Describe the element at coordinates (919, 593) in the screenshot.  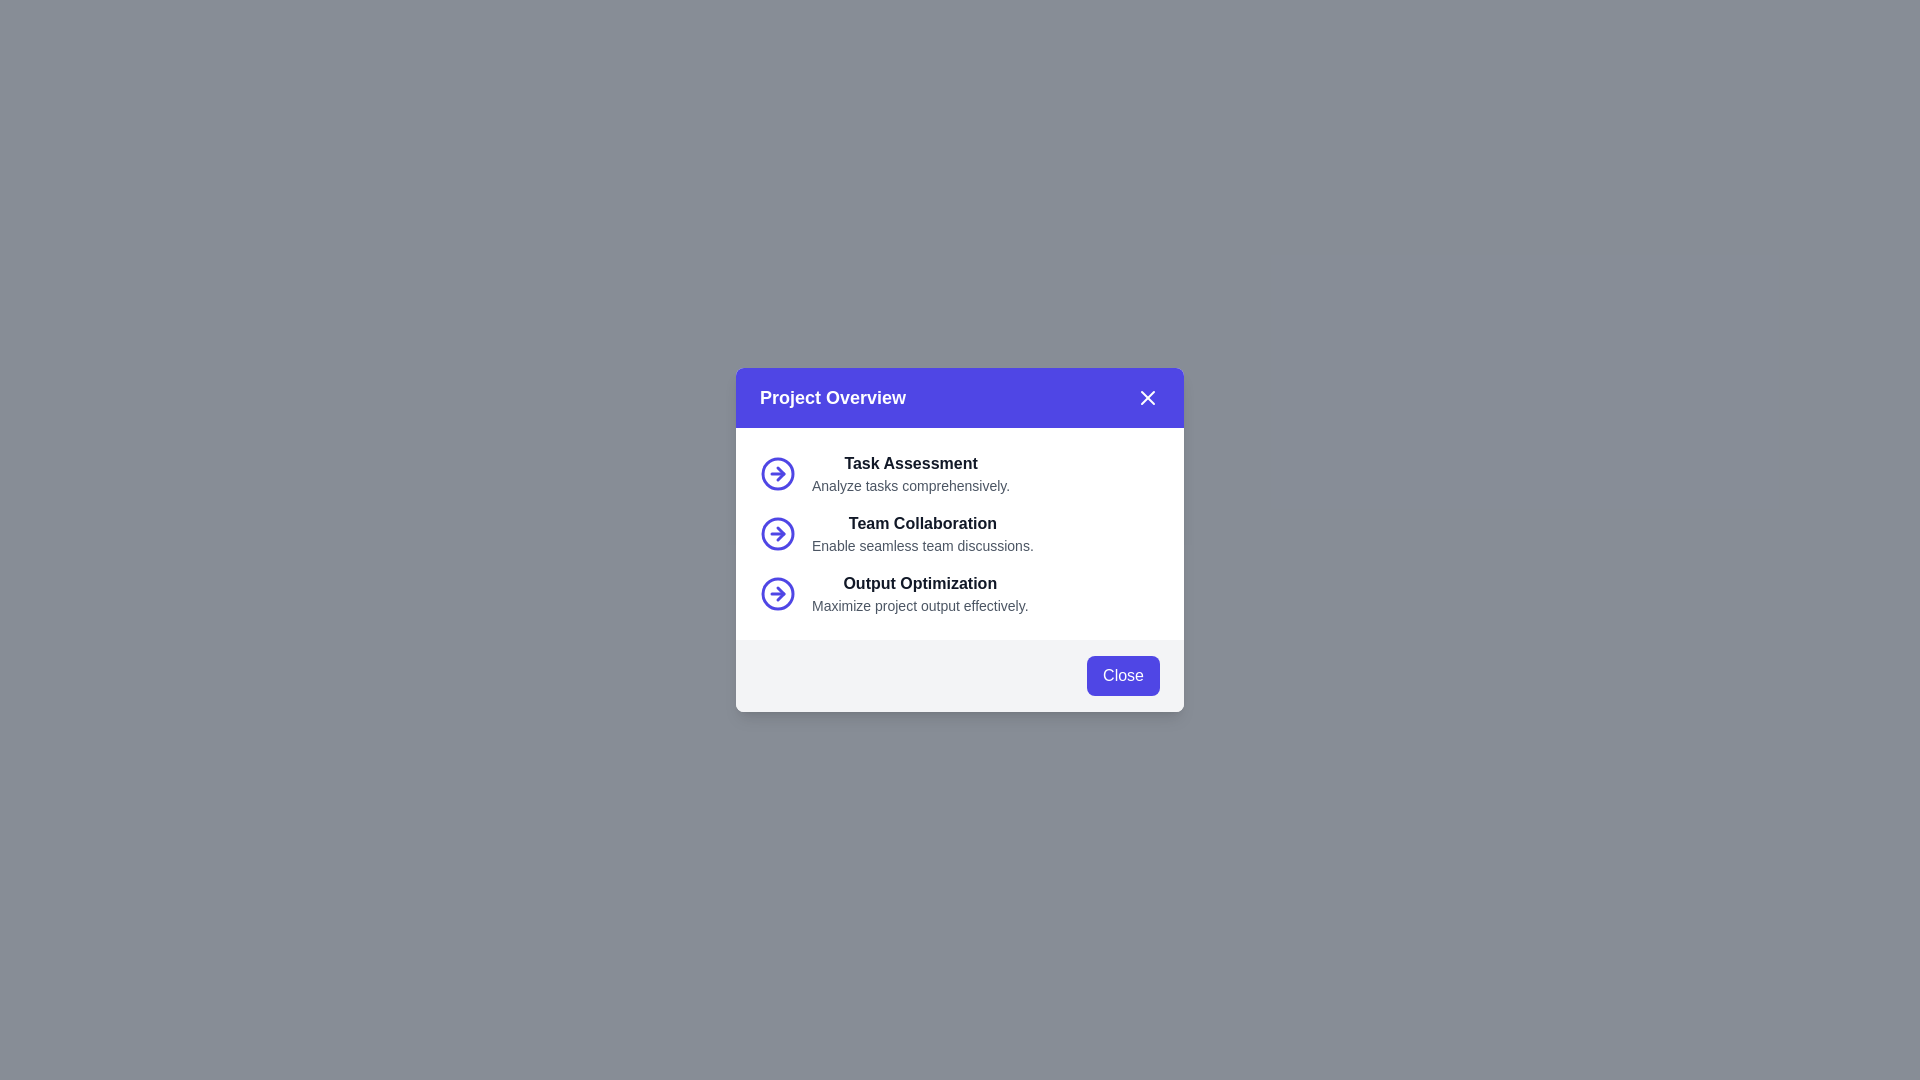
I see `the textual content group titled 'Output Optimization' which contains the heading and description to read the text` at that location.